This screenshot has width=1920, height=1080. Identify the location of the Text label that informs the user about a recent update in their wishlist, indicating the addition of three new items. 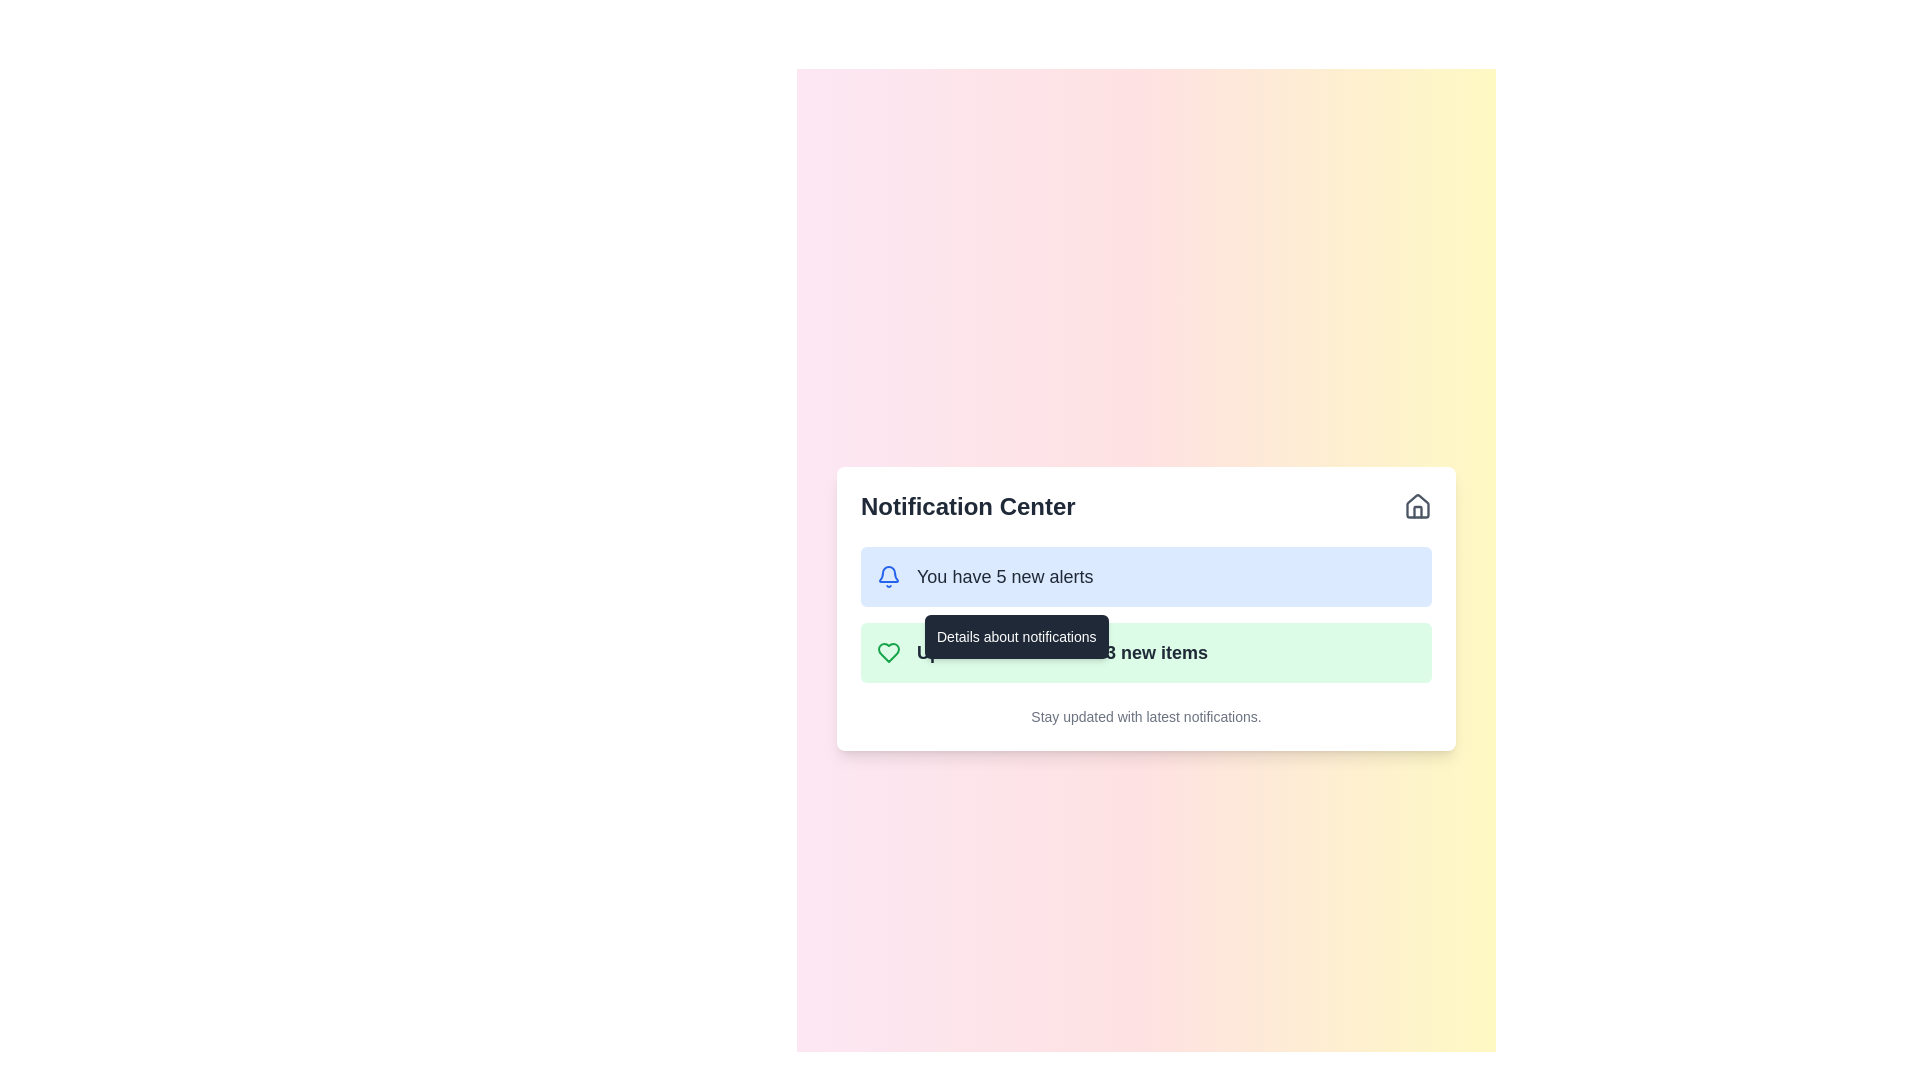
(1061, 652).